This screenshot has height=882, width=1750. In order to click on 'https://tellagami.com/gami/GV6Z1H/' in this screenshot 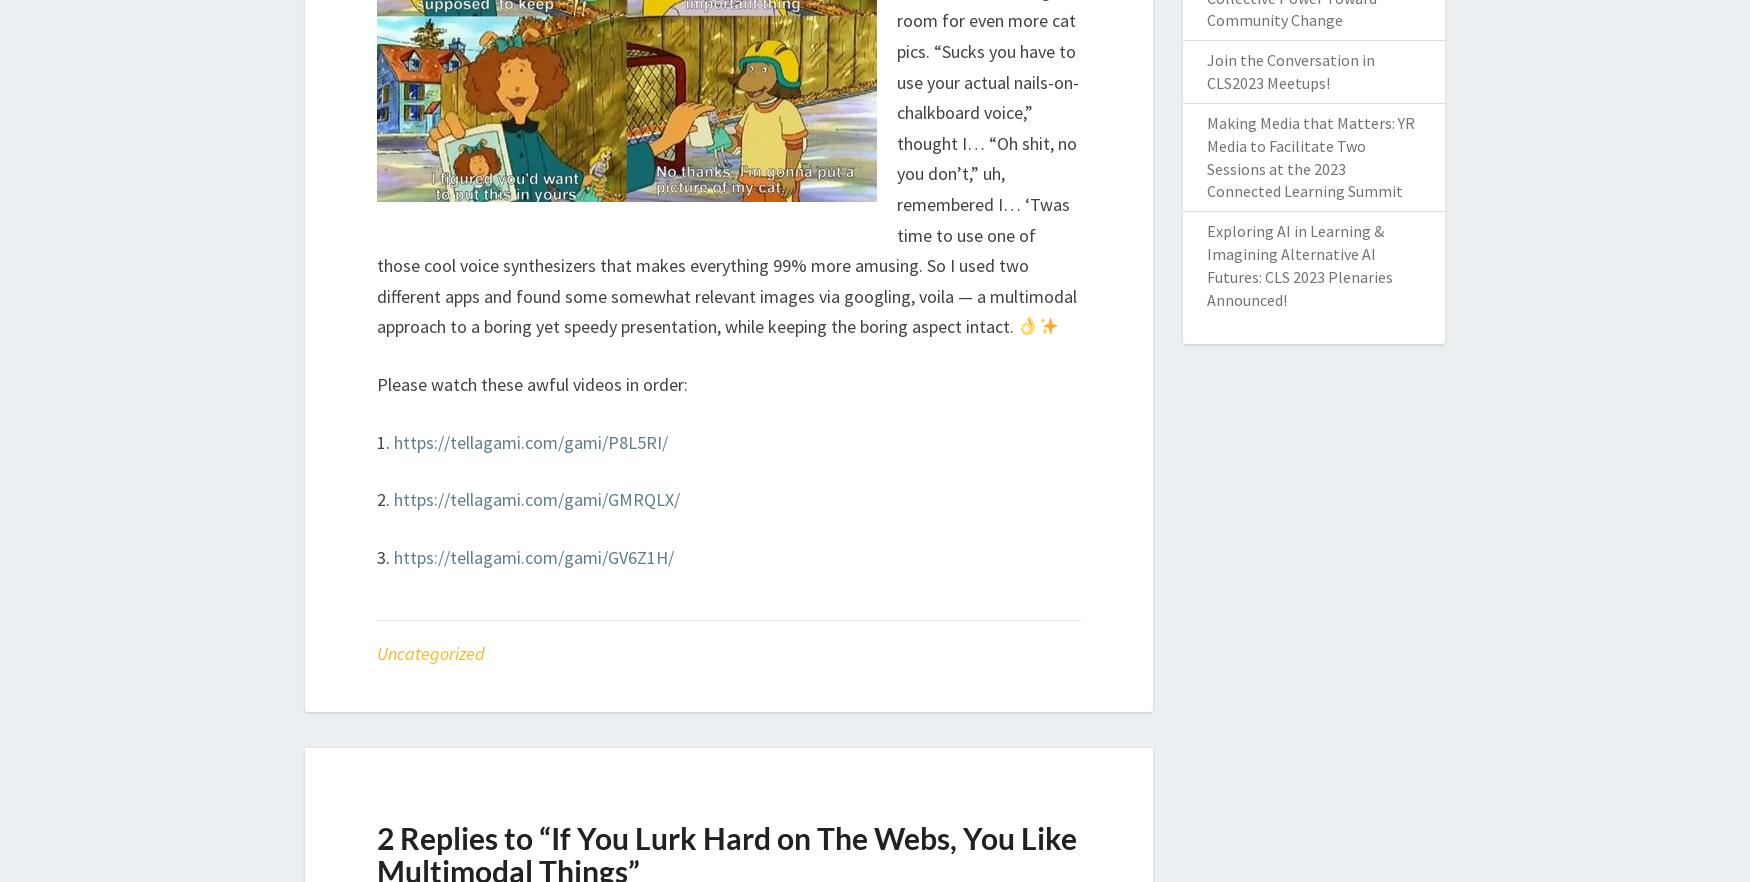, I will do `click(532, 555)`.